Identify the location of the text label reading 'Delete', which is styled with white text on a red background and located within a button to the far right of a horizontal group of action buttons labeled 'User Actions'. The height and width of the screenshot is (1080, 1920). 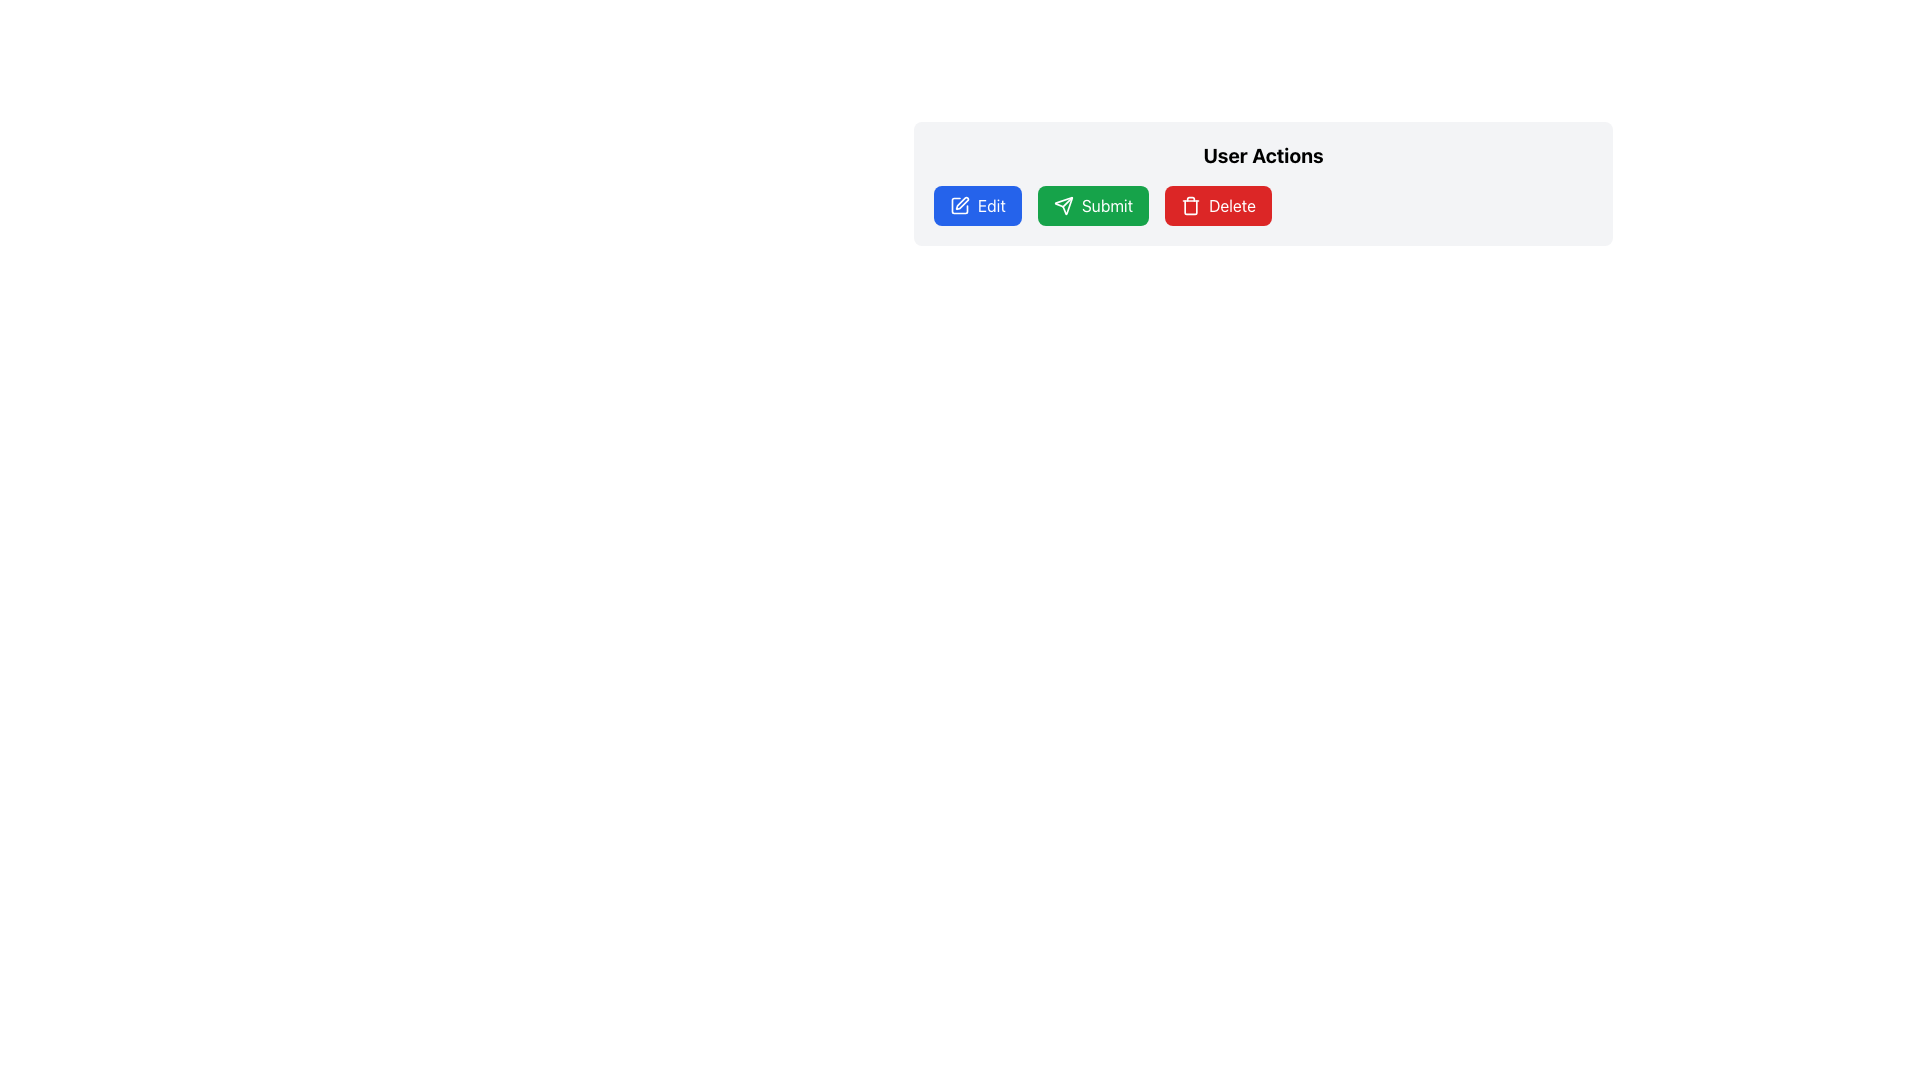
(1231, 205).